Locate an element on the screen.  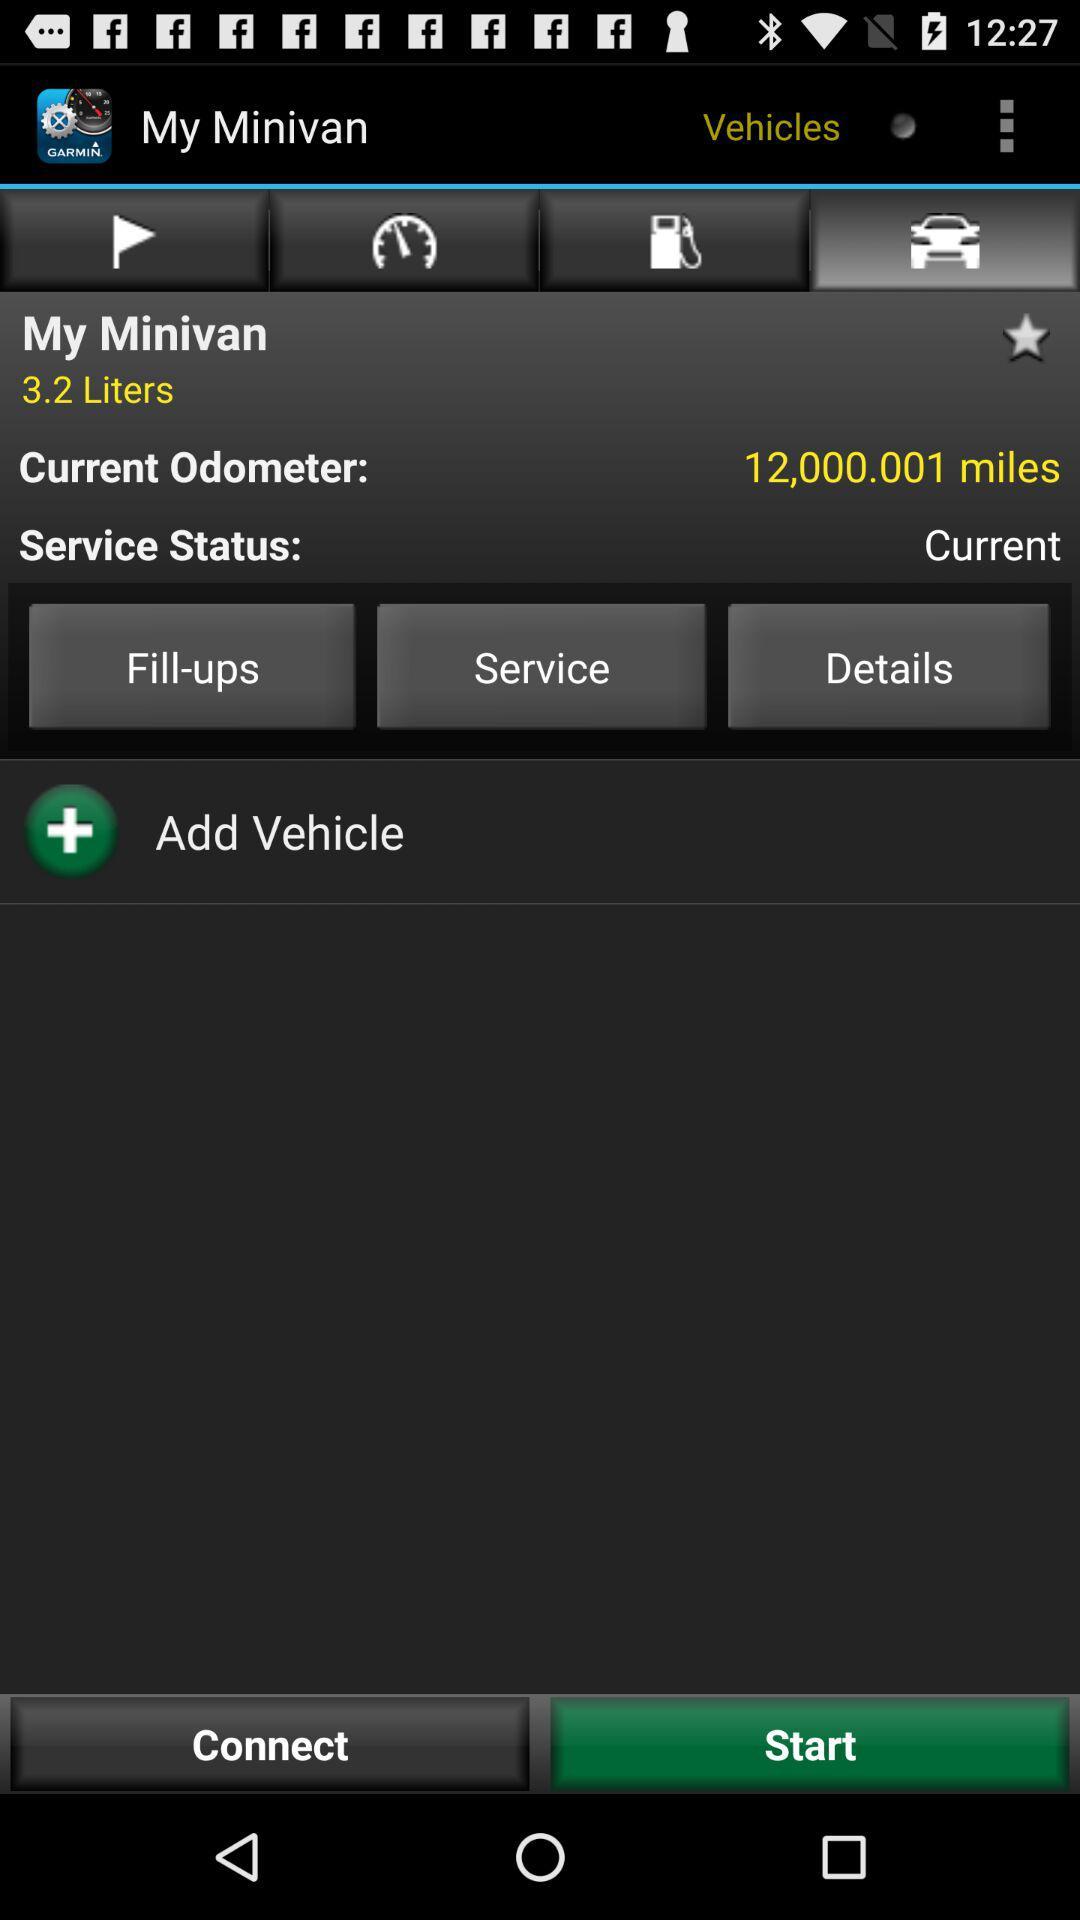
the details item is located at coordinates (888, 666).